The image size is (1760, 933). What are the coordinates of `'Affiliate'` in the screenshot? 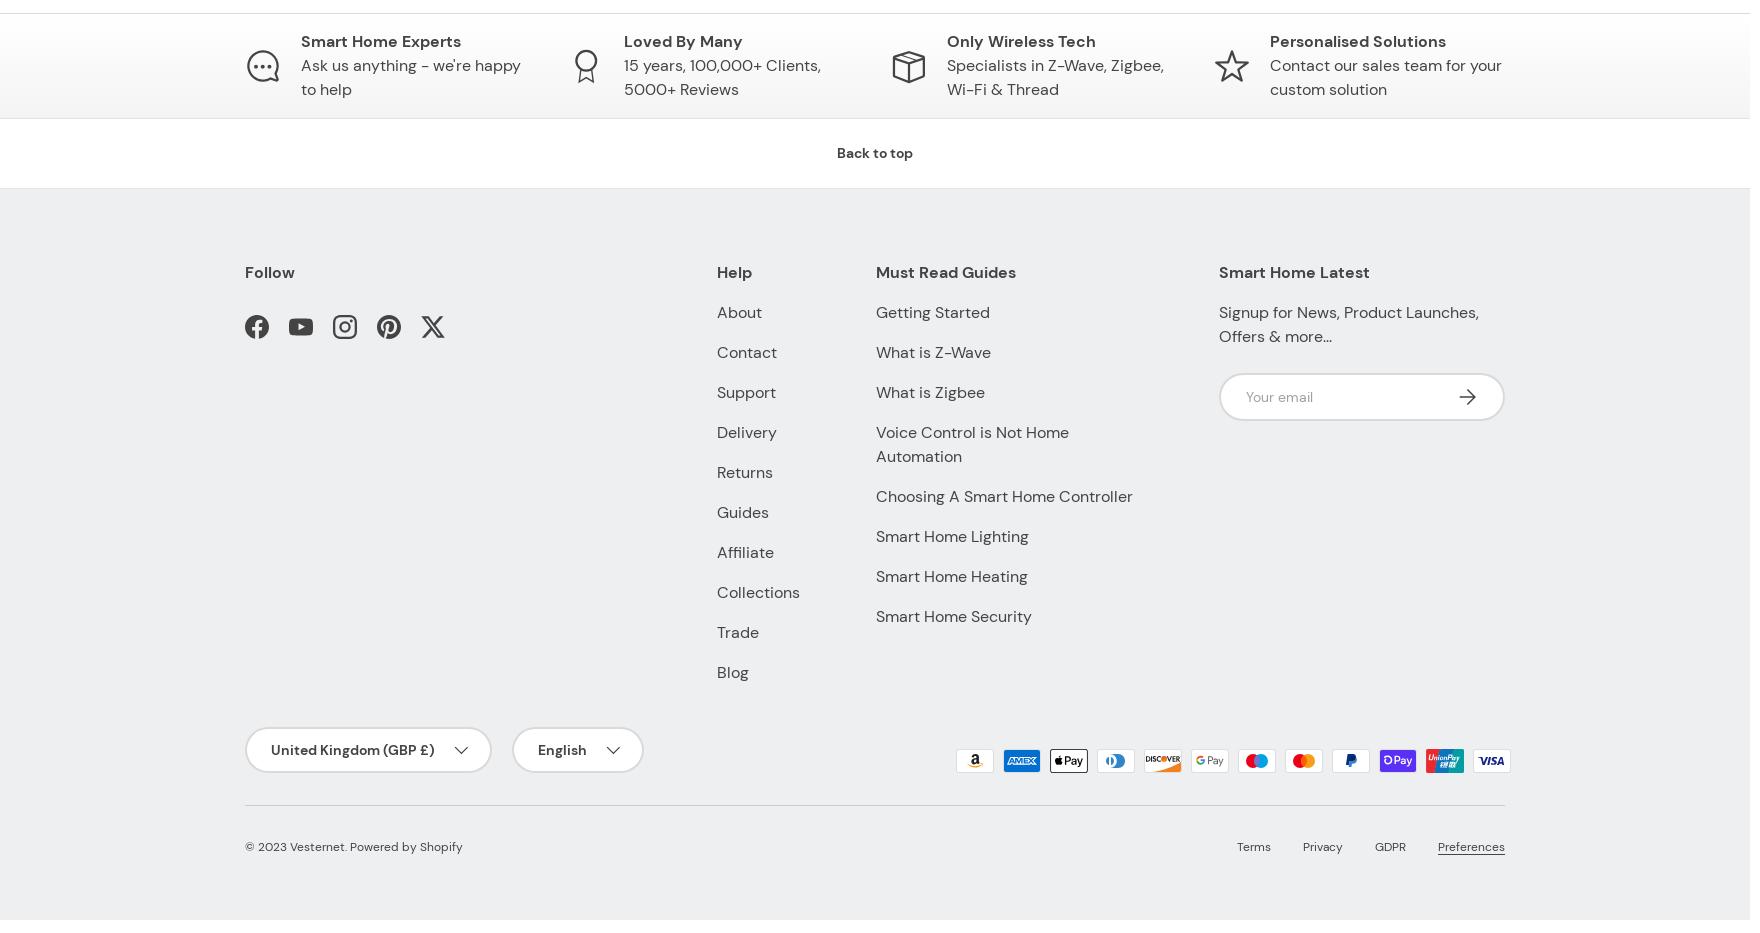 It's located at (744, 551).